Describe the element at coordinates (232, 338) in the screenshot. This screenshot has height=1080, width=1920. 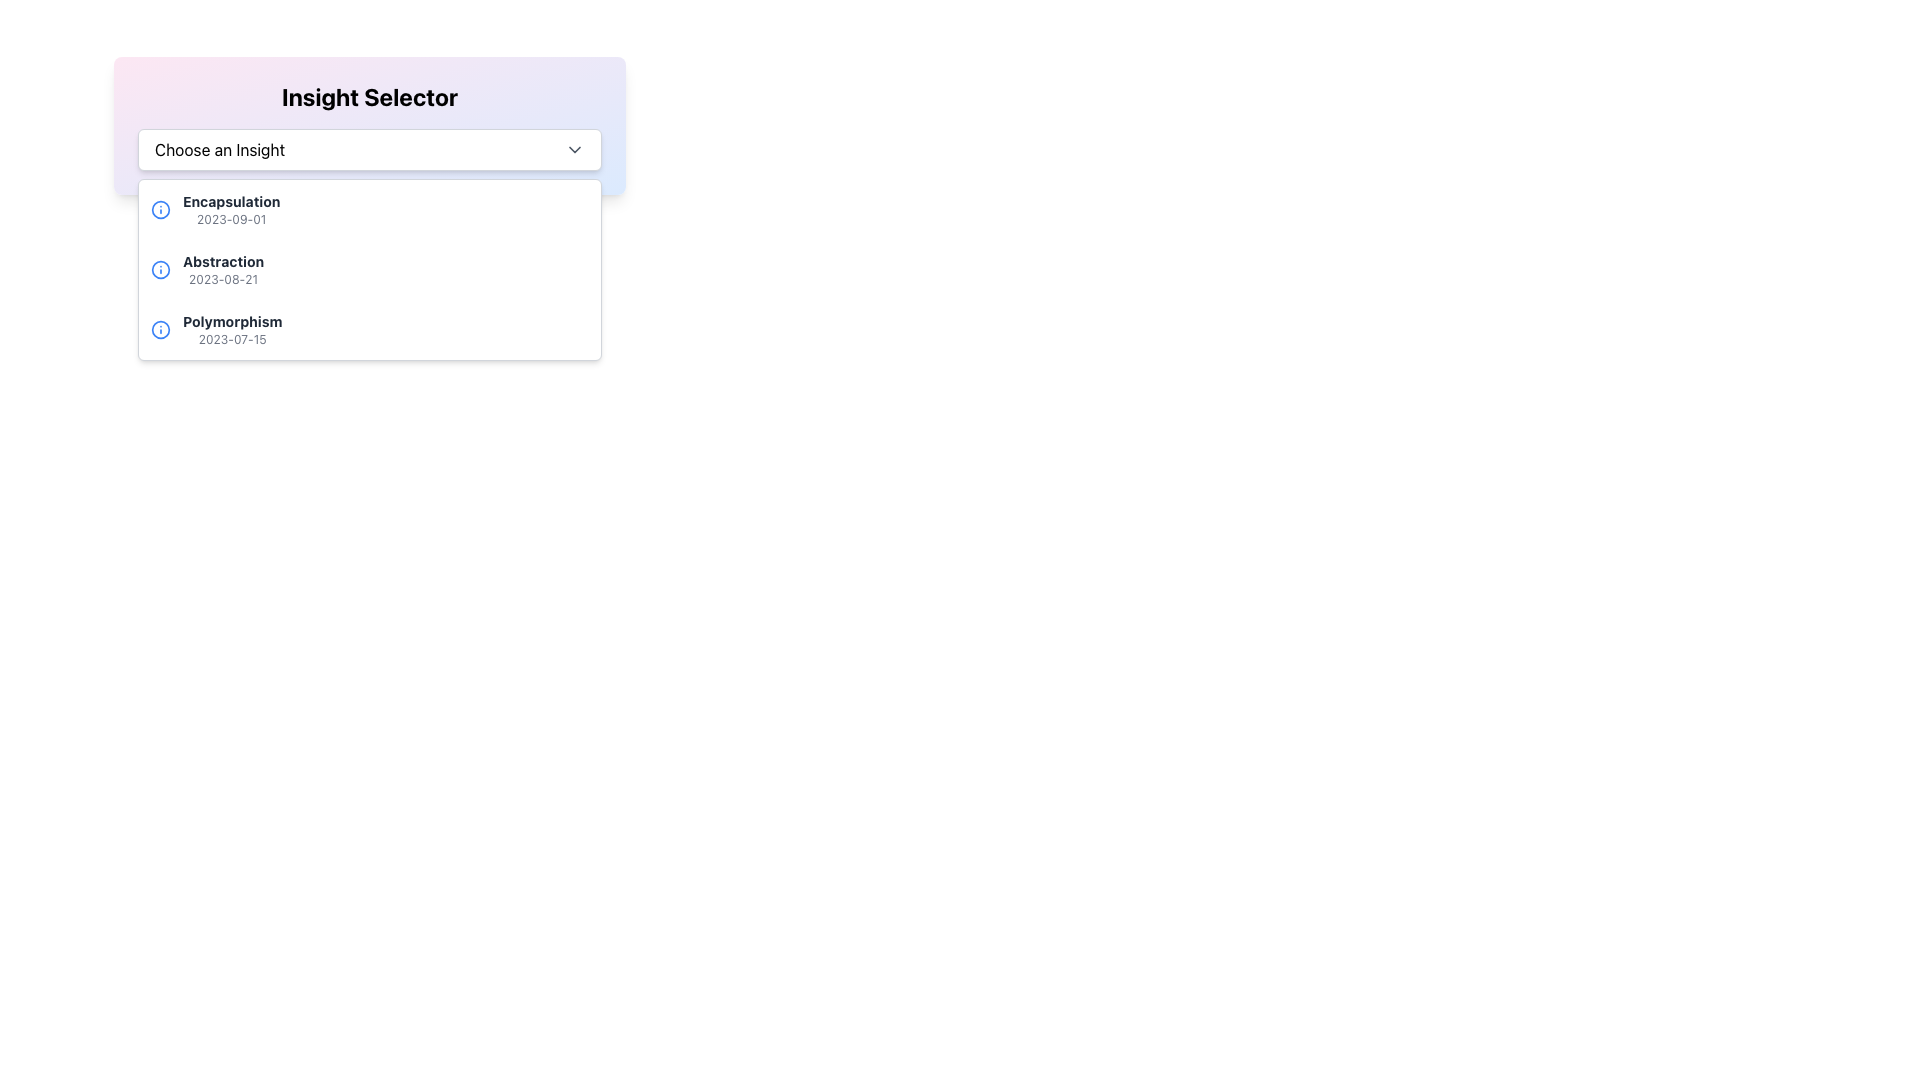
I see `the static text element displaying the date '2023-07-15', which is located beneath the bolded text 'Polymorphism' in the third entry of the 'Insight Selector' dropdown menu` at that location.